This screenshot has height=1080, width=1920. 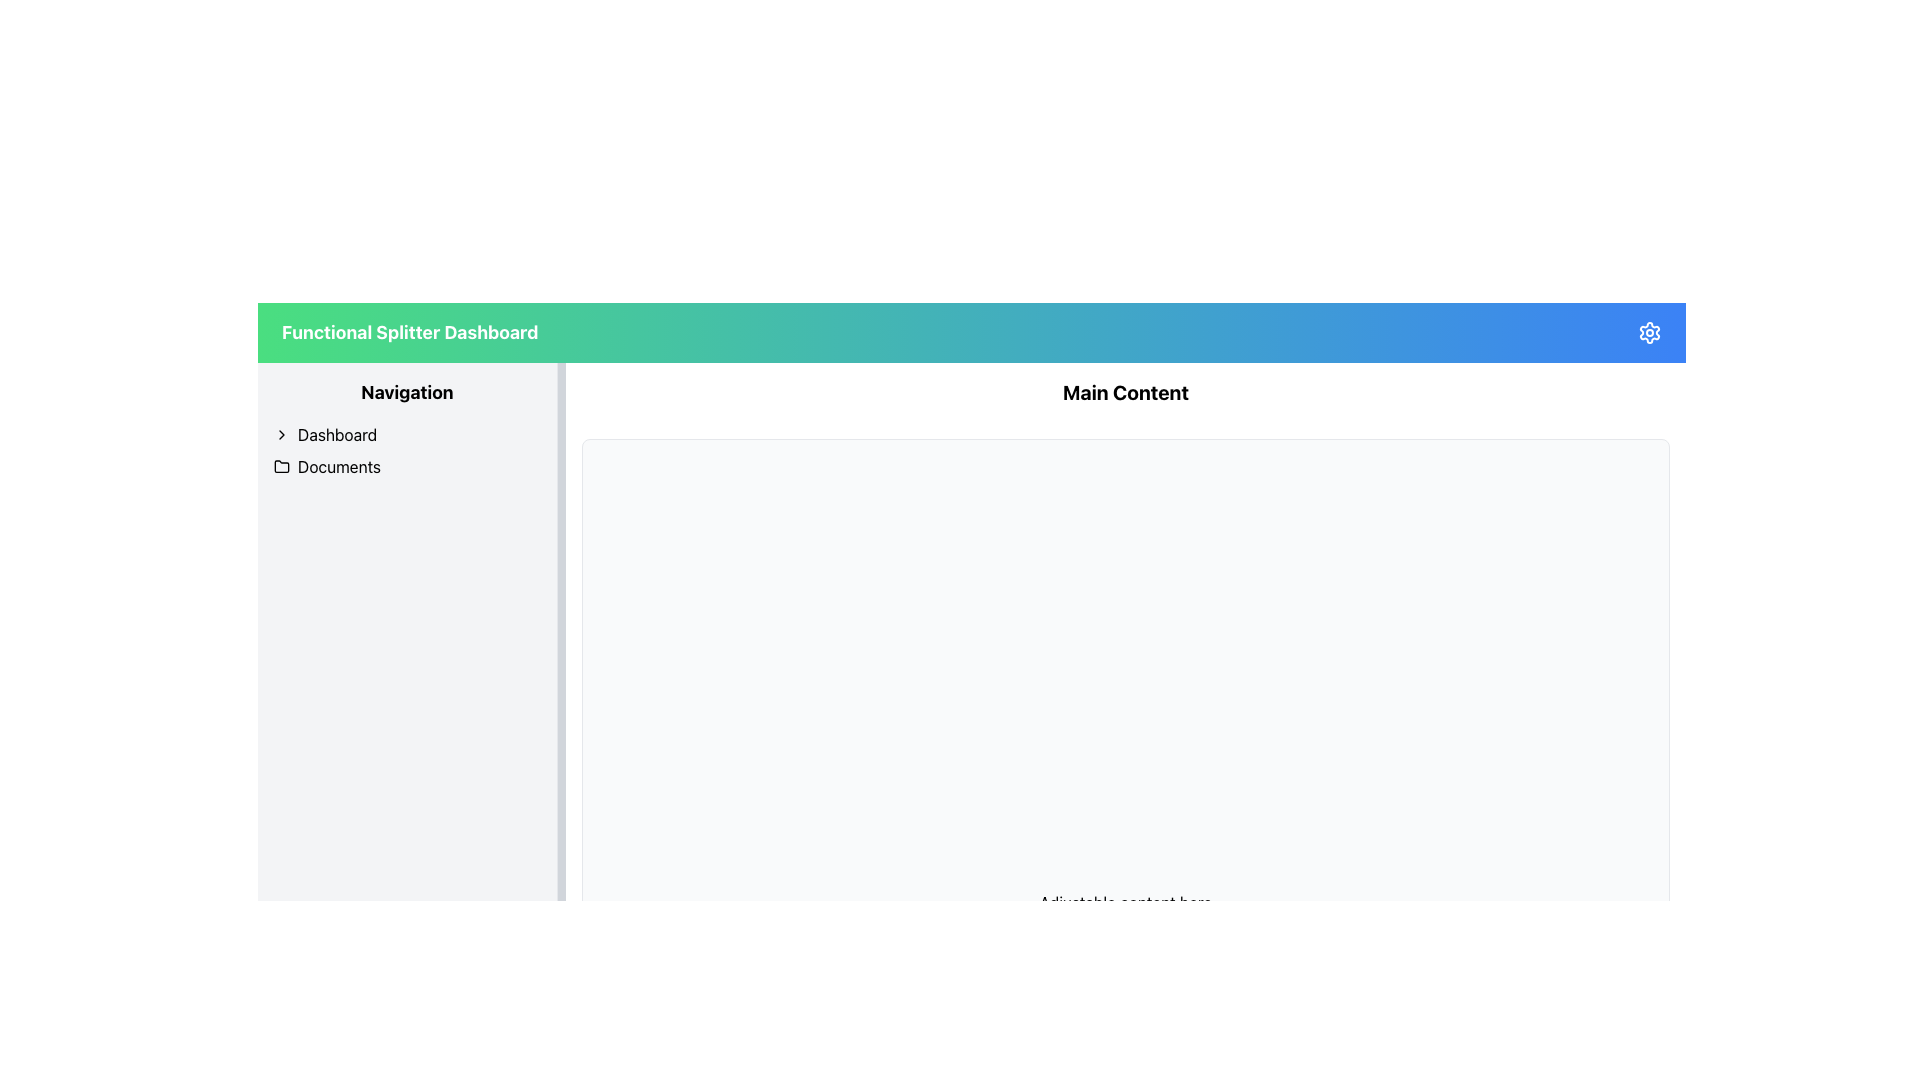 What do you see at coordinates (1126, 902) in the screenshot?
I see `the non-interactive informational text label located at the bottom of the central main content region` at bounding box center [1126, 902].